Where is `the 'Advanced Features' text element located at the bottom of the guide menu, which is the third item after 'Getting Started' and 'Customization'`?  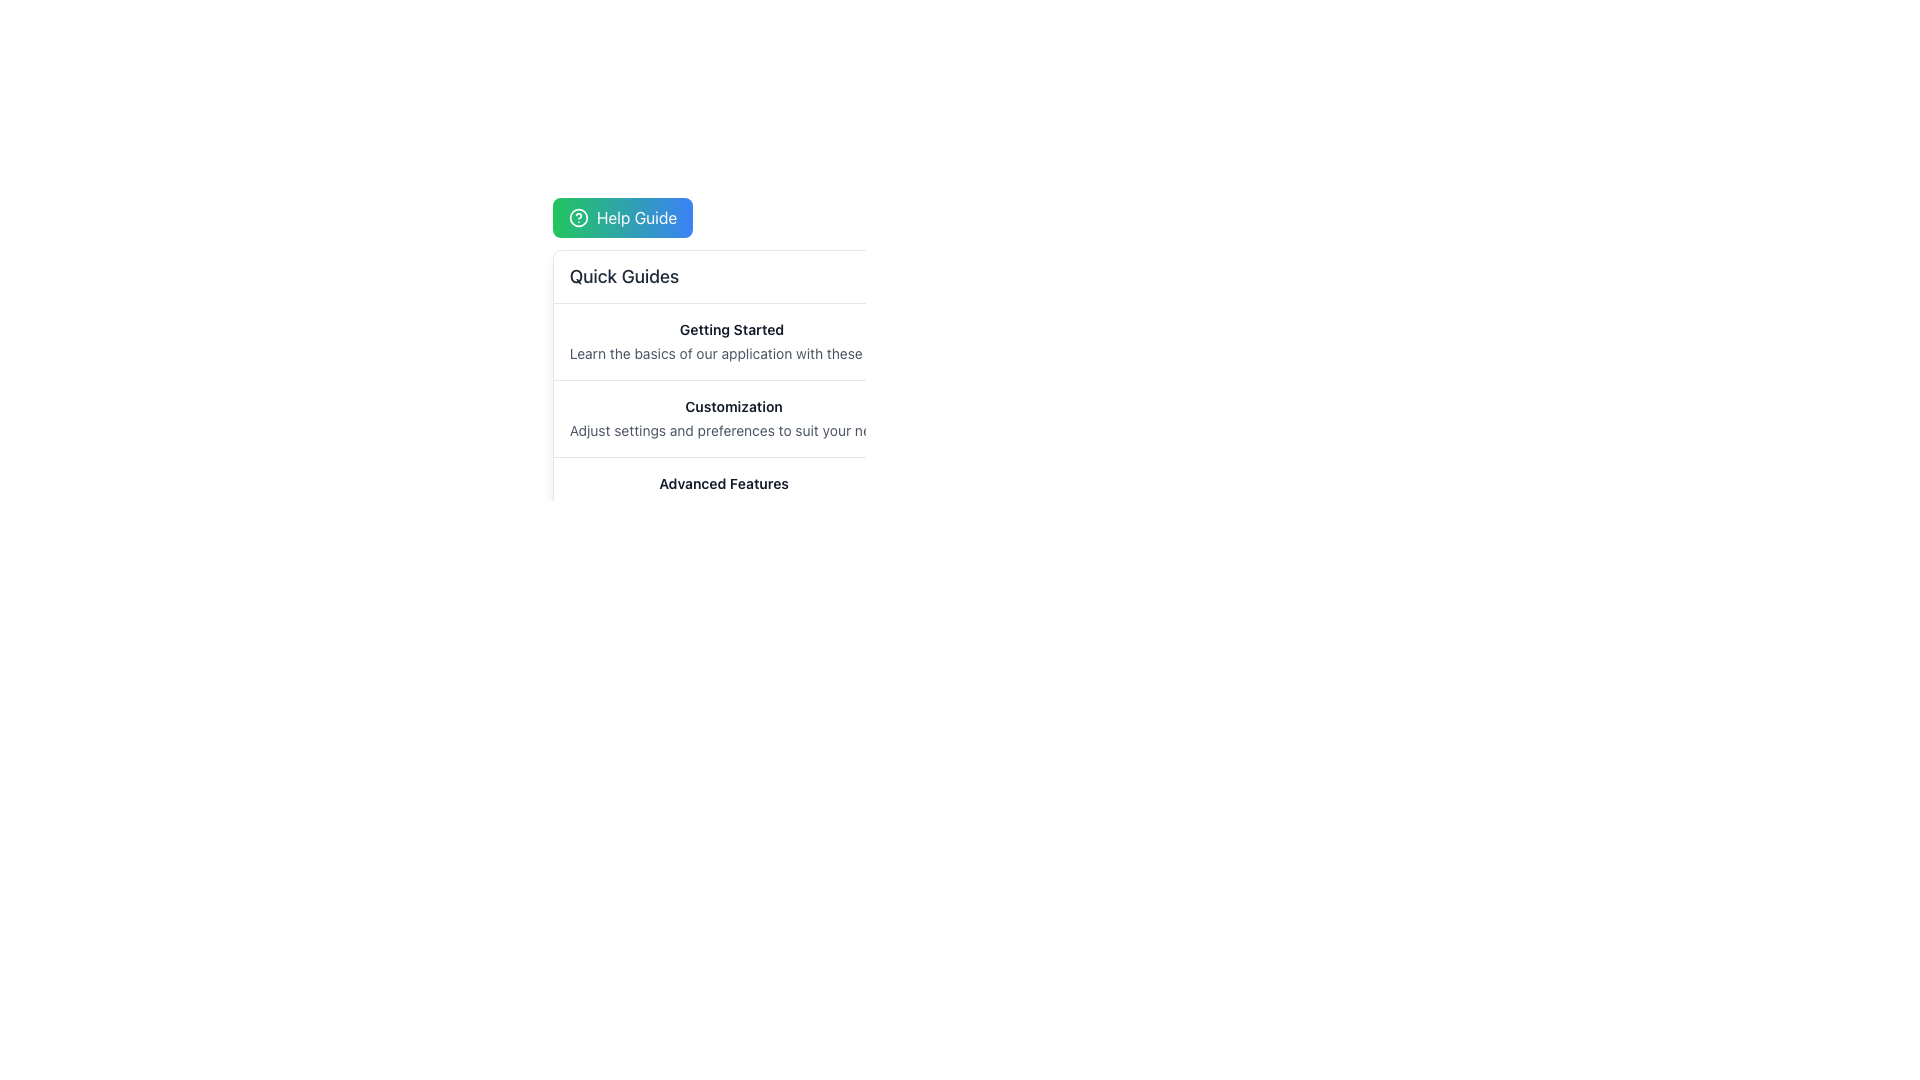 the 'Advanced Features' text element located at the bottom of the guide menu, which is the third item after 'Getting Started' and 'Customization' is located at coordinates (743, 495).